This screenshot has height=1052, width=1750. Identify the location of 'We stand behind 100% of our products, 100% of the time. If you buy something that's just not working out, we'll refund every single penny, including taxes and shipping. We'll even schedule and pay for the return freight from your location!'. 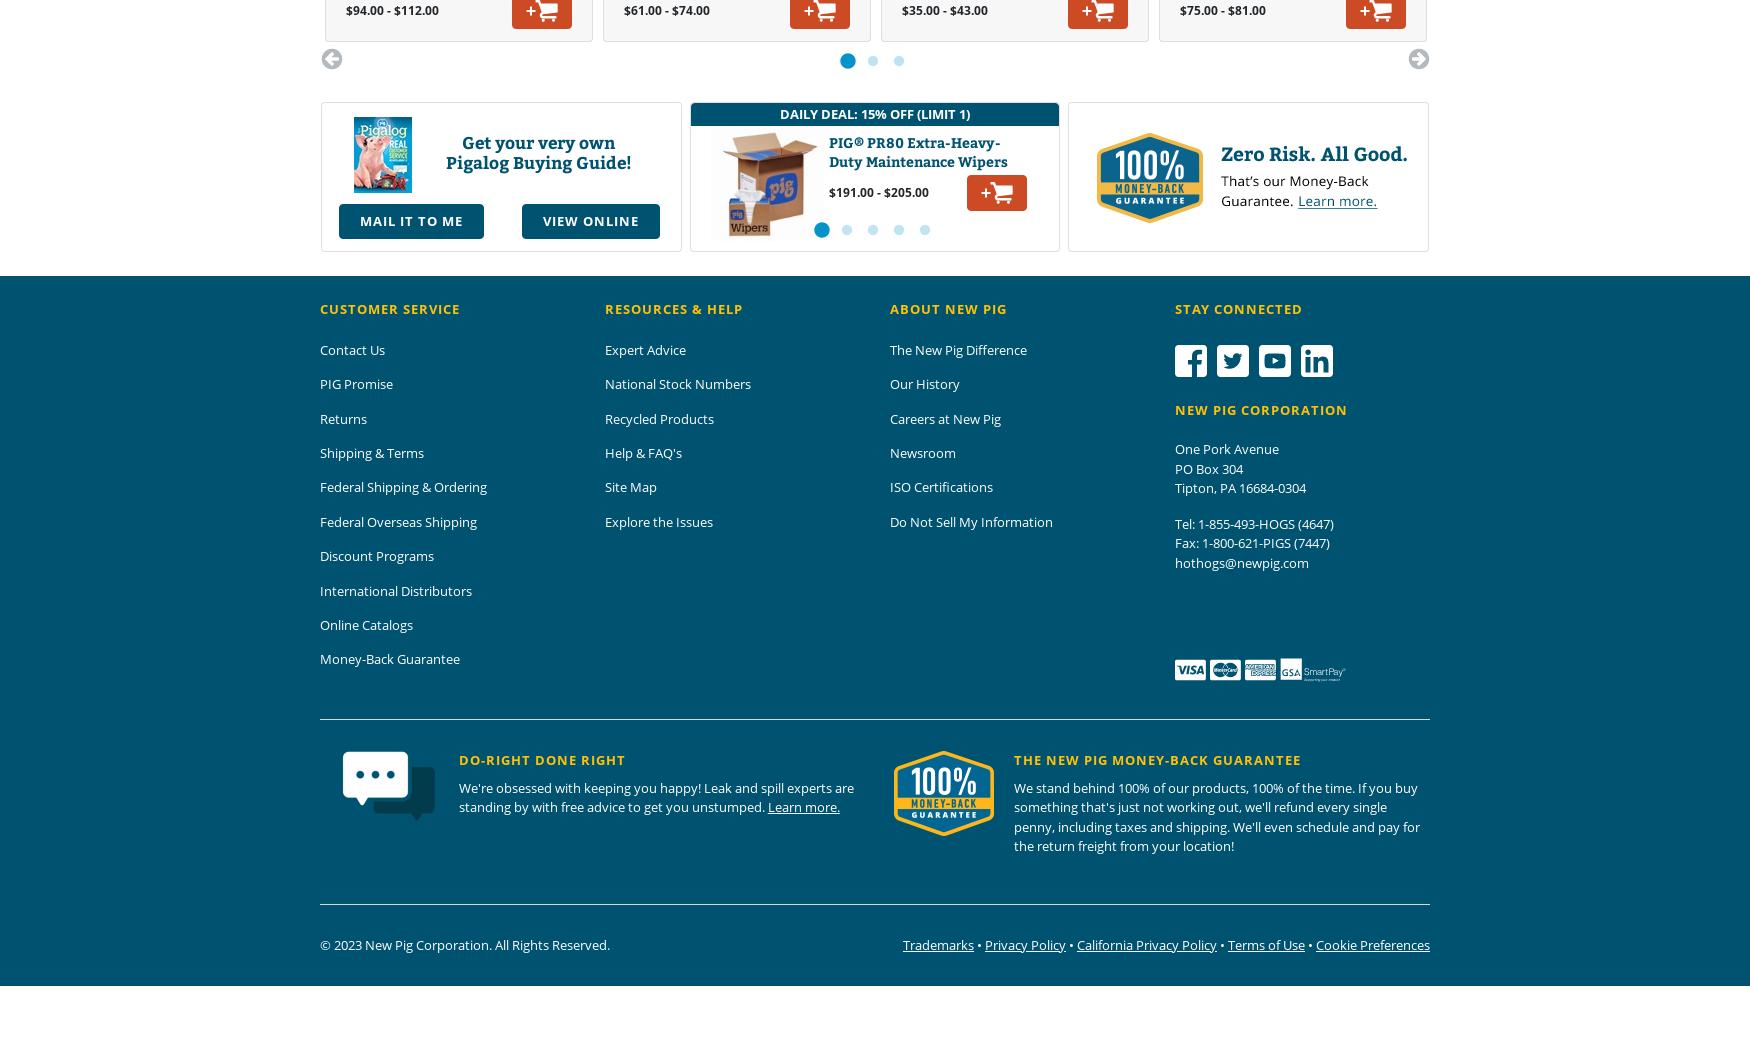
(1216, 816).